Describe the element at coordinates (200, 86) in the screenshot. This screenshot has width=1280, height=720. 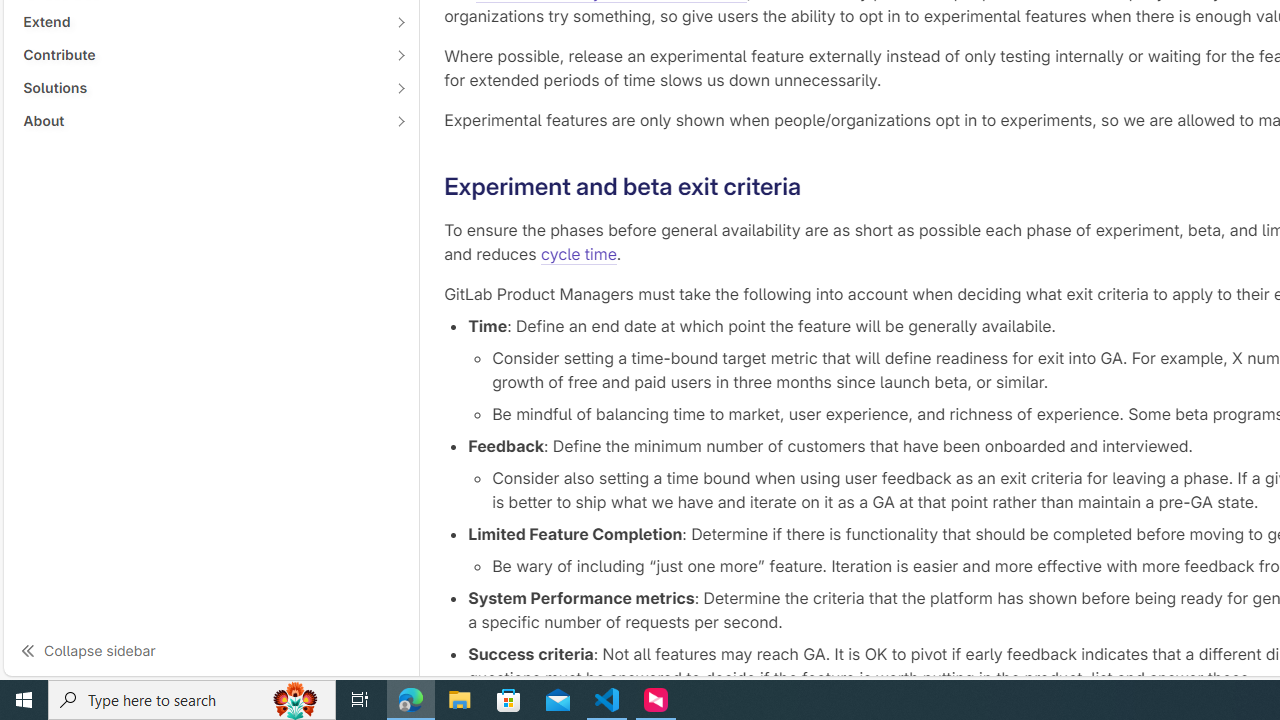
I see `'Solutions'` at that location.